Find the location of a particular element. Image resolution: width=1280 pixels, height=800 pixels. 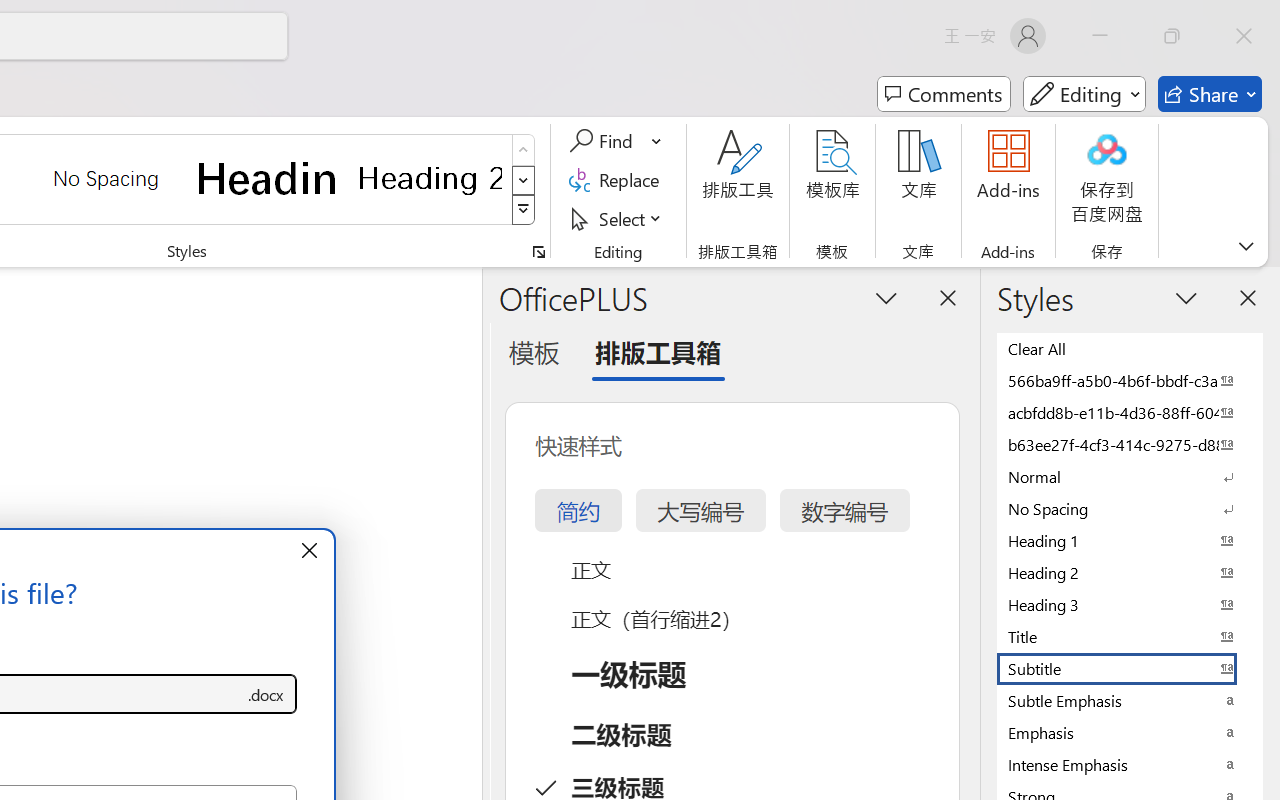

'Replace...' is located at coordinates (616, 179).